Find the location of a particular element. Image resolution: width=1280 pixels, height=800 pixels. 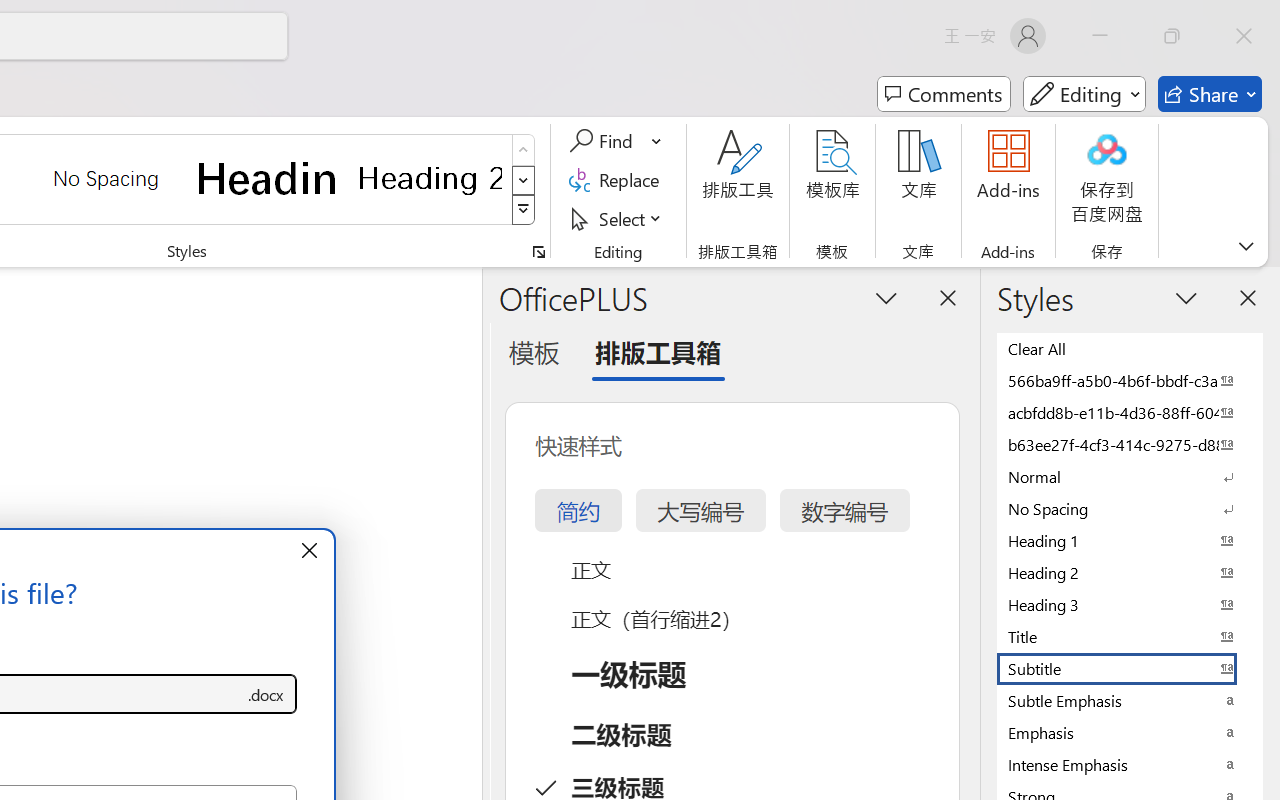

'Replace...' is located at coordinates (616, 179).